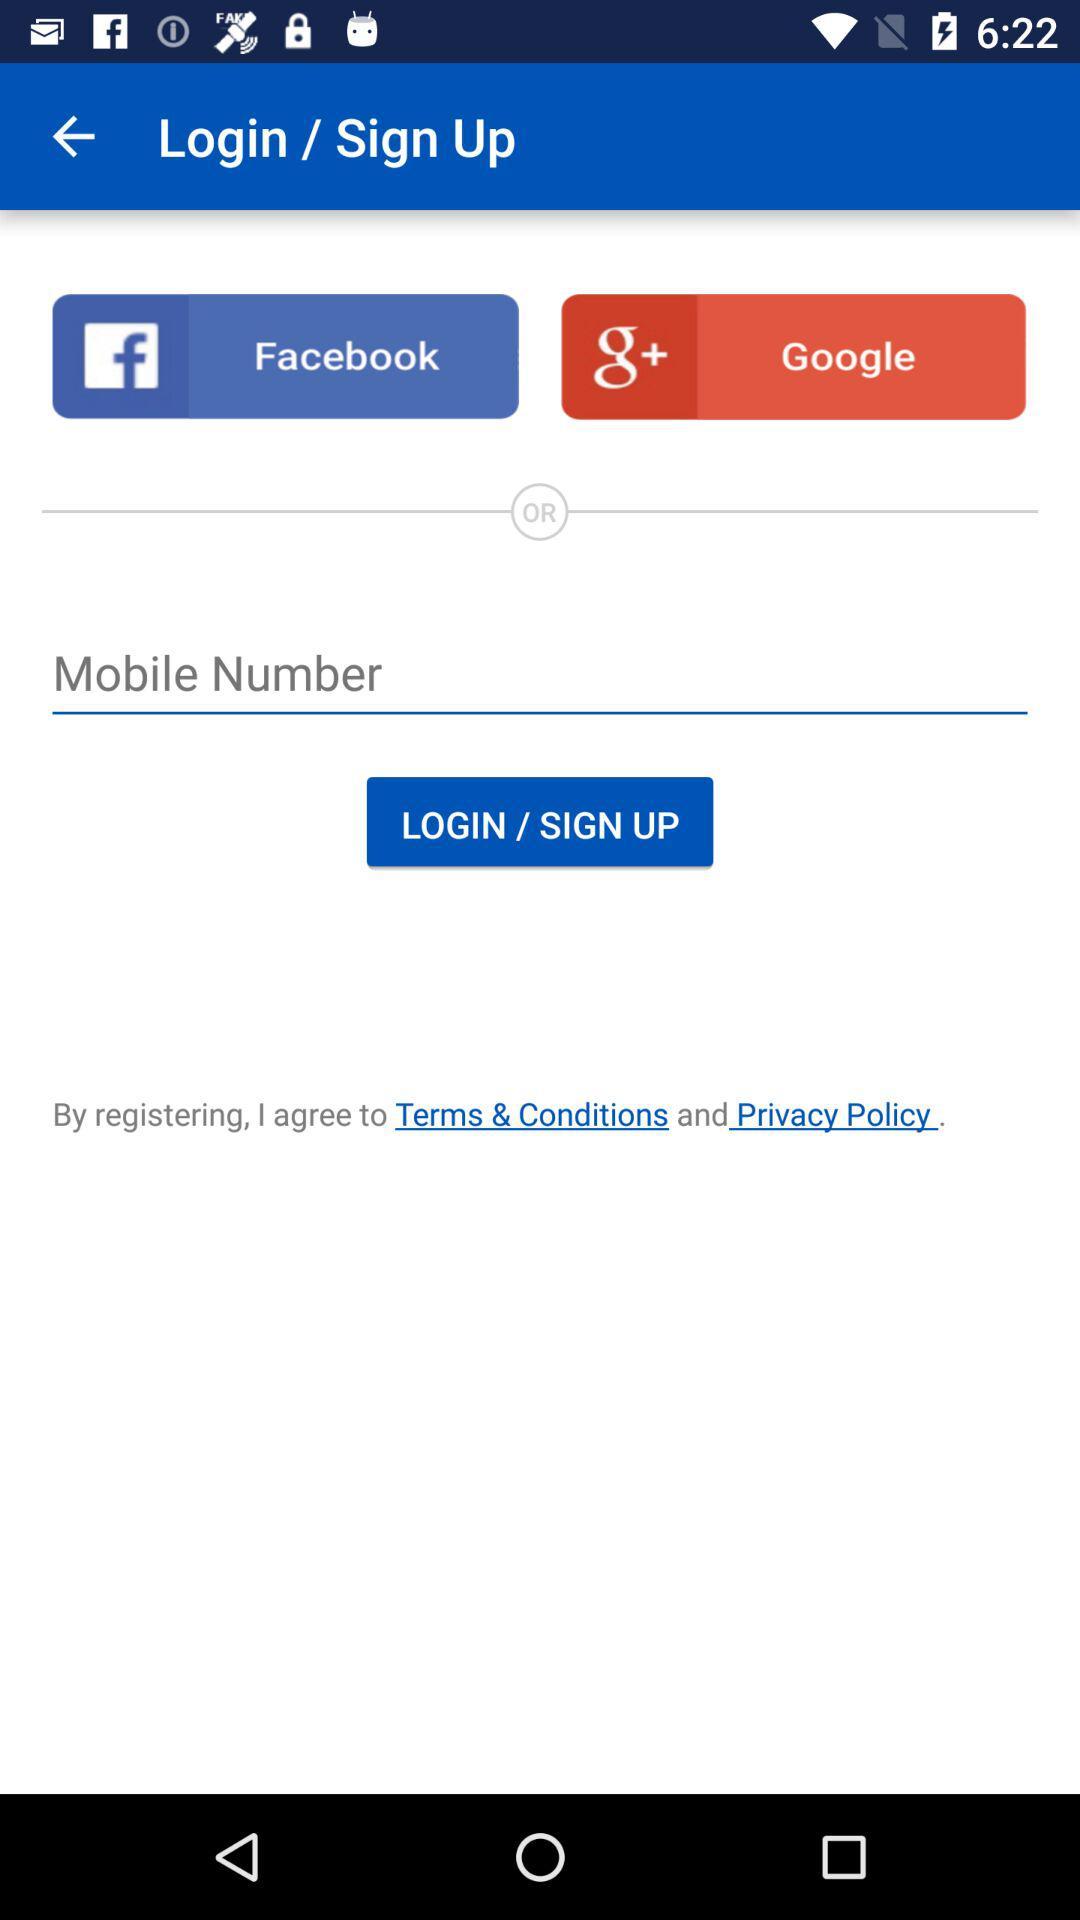 This screenshot has width=1080, height=1920. Describe the element at coordinates (540, 675) in the screenshot. I see `type phone number` at that location.